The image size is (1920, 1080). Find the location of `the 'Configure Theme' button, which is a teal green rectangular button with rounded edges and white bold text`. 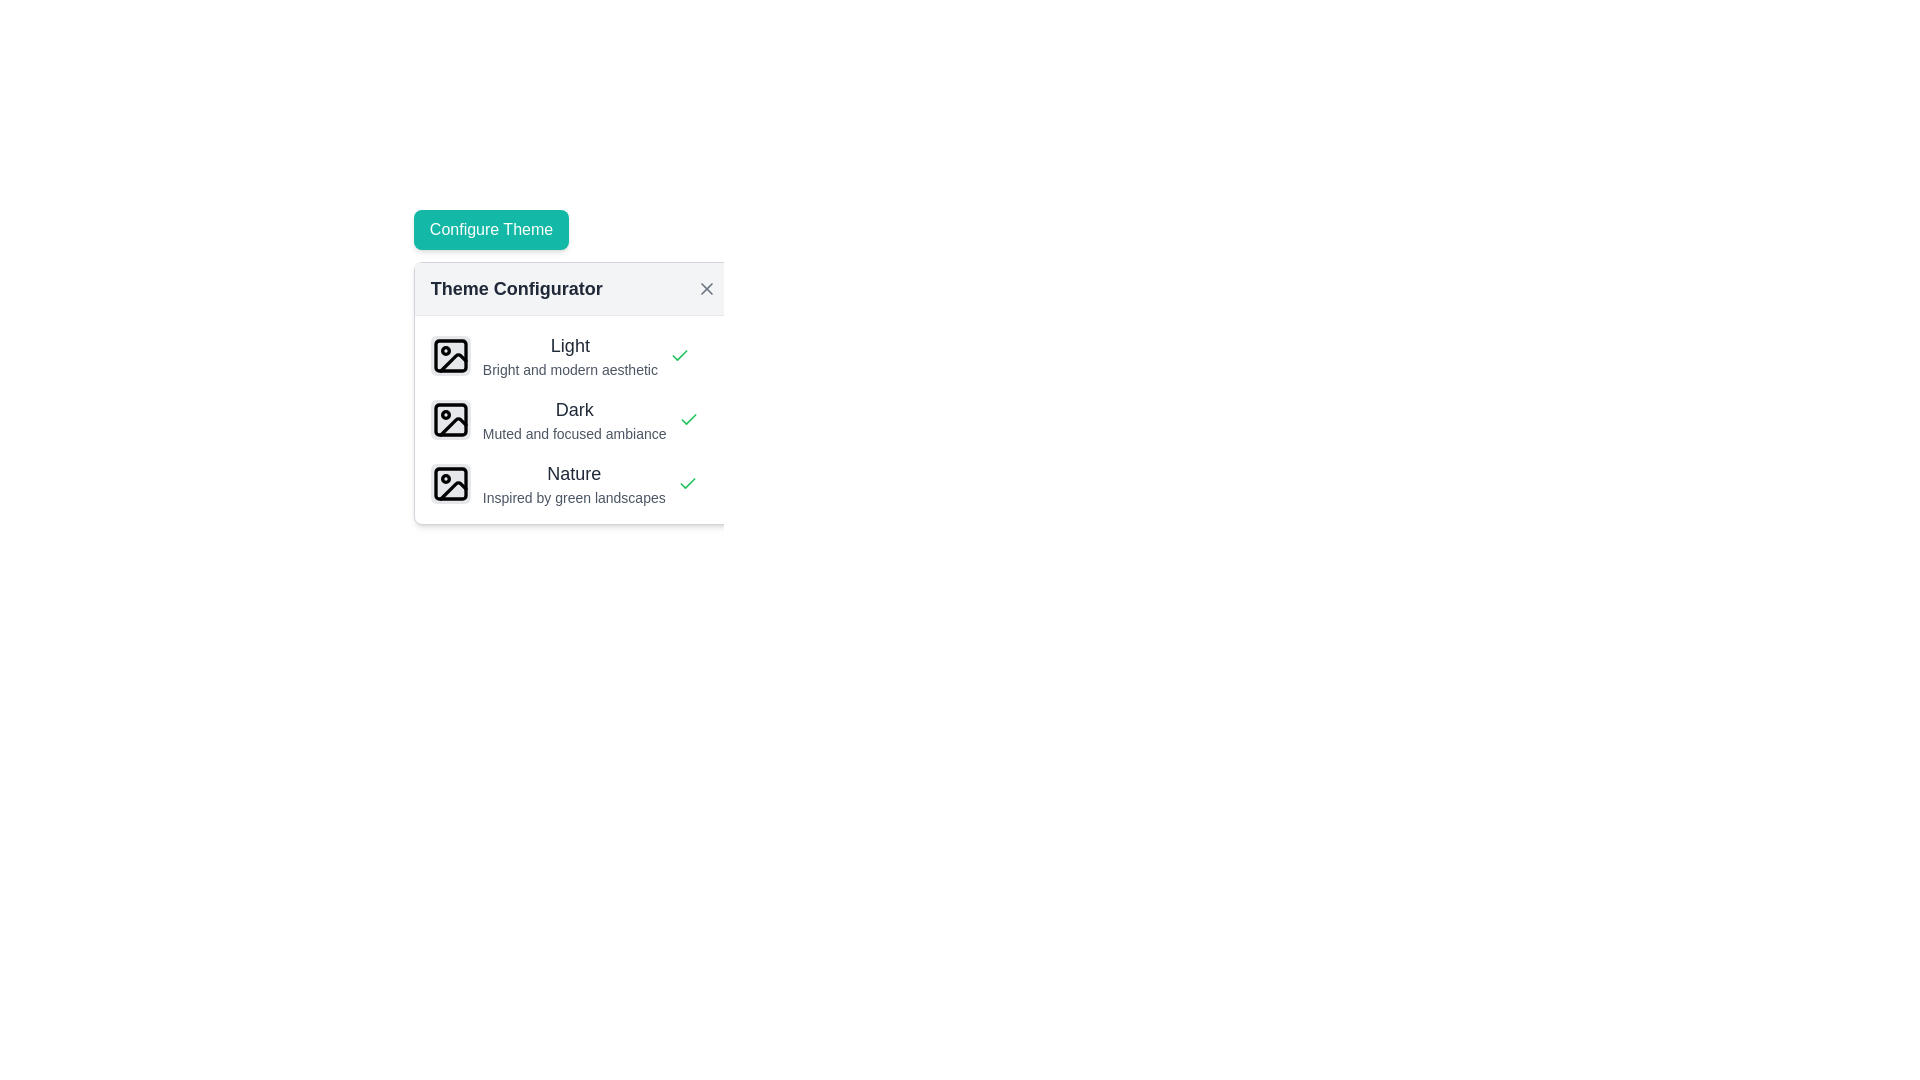

the 'Configure Theme' button, which is a teal green rectangular button with rounded edges and white bold text is located at coordinates (491, 229).